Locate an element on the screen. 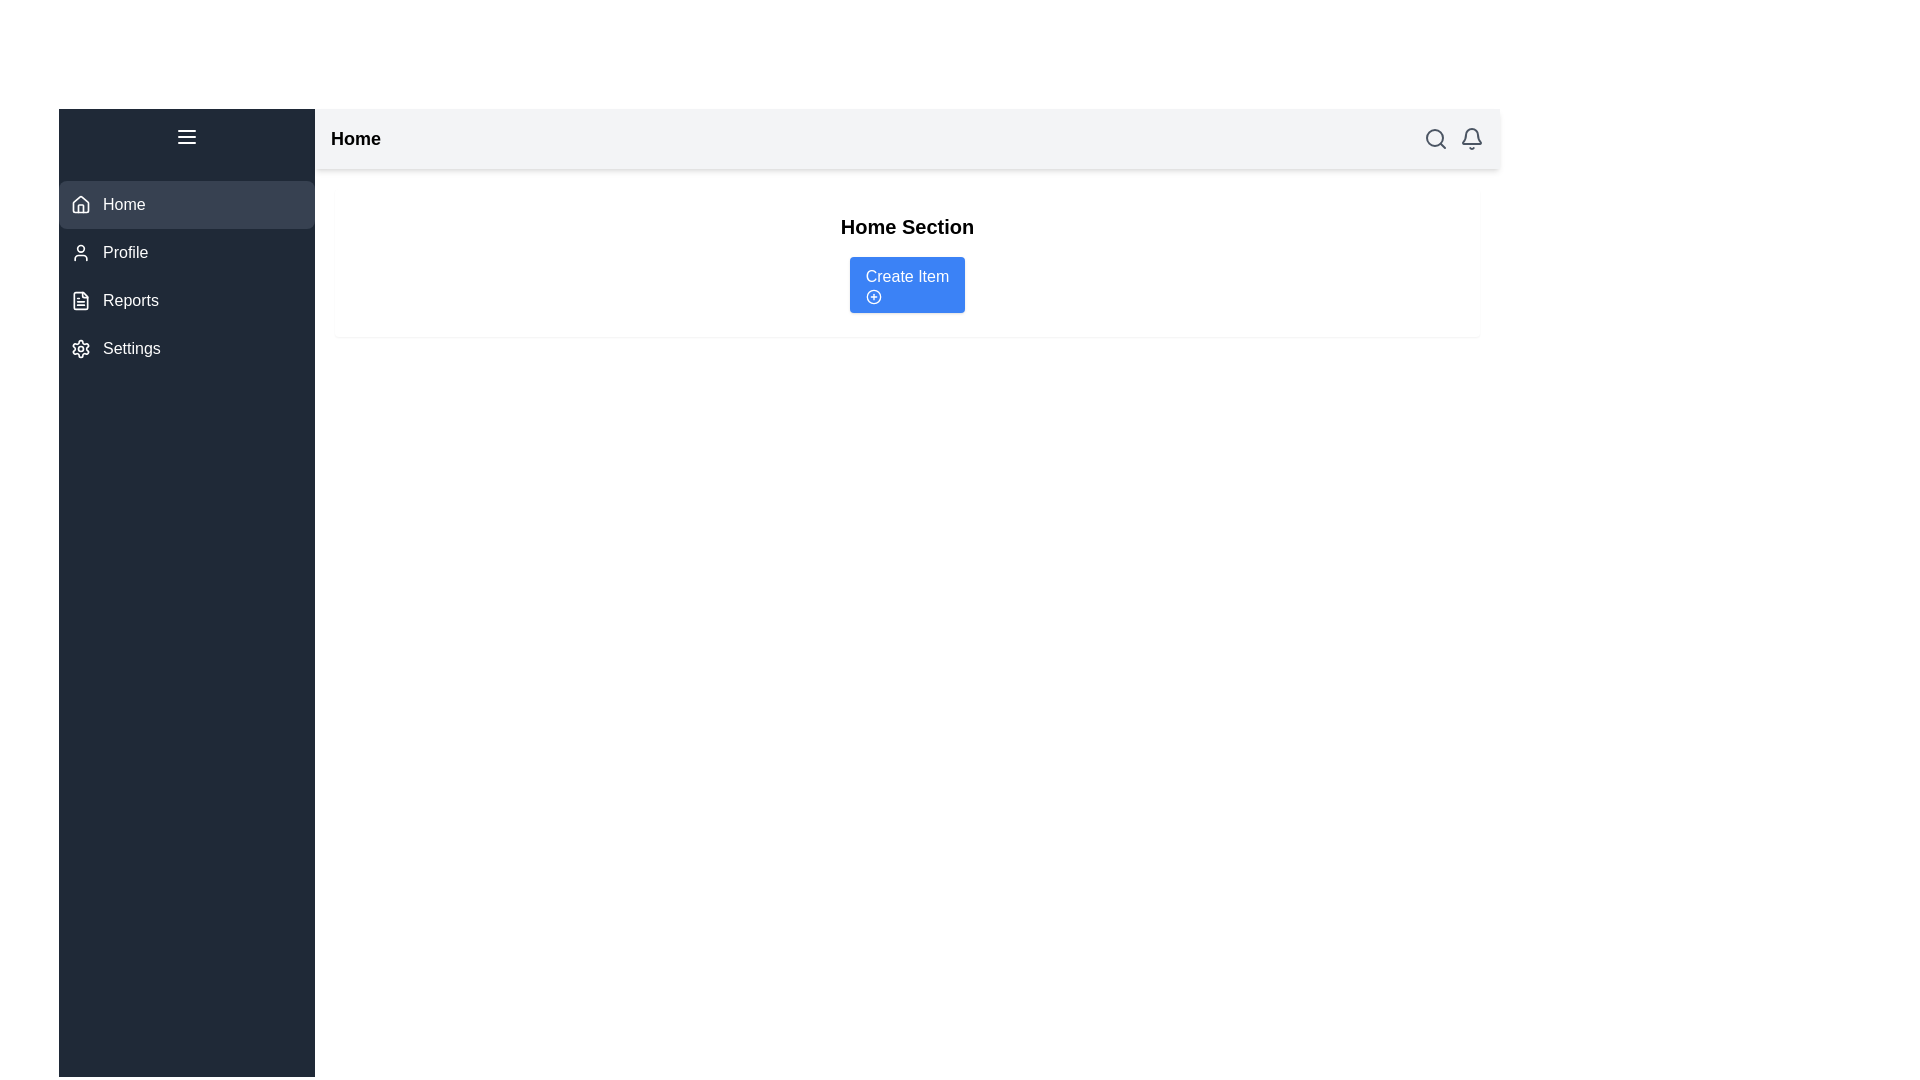  the 'Profile' text label in the sidebar navigation menu is located at coordinates (124, 252).